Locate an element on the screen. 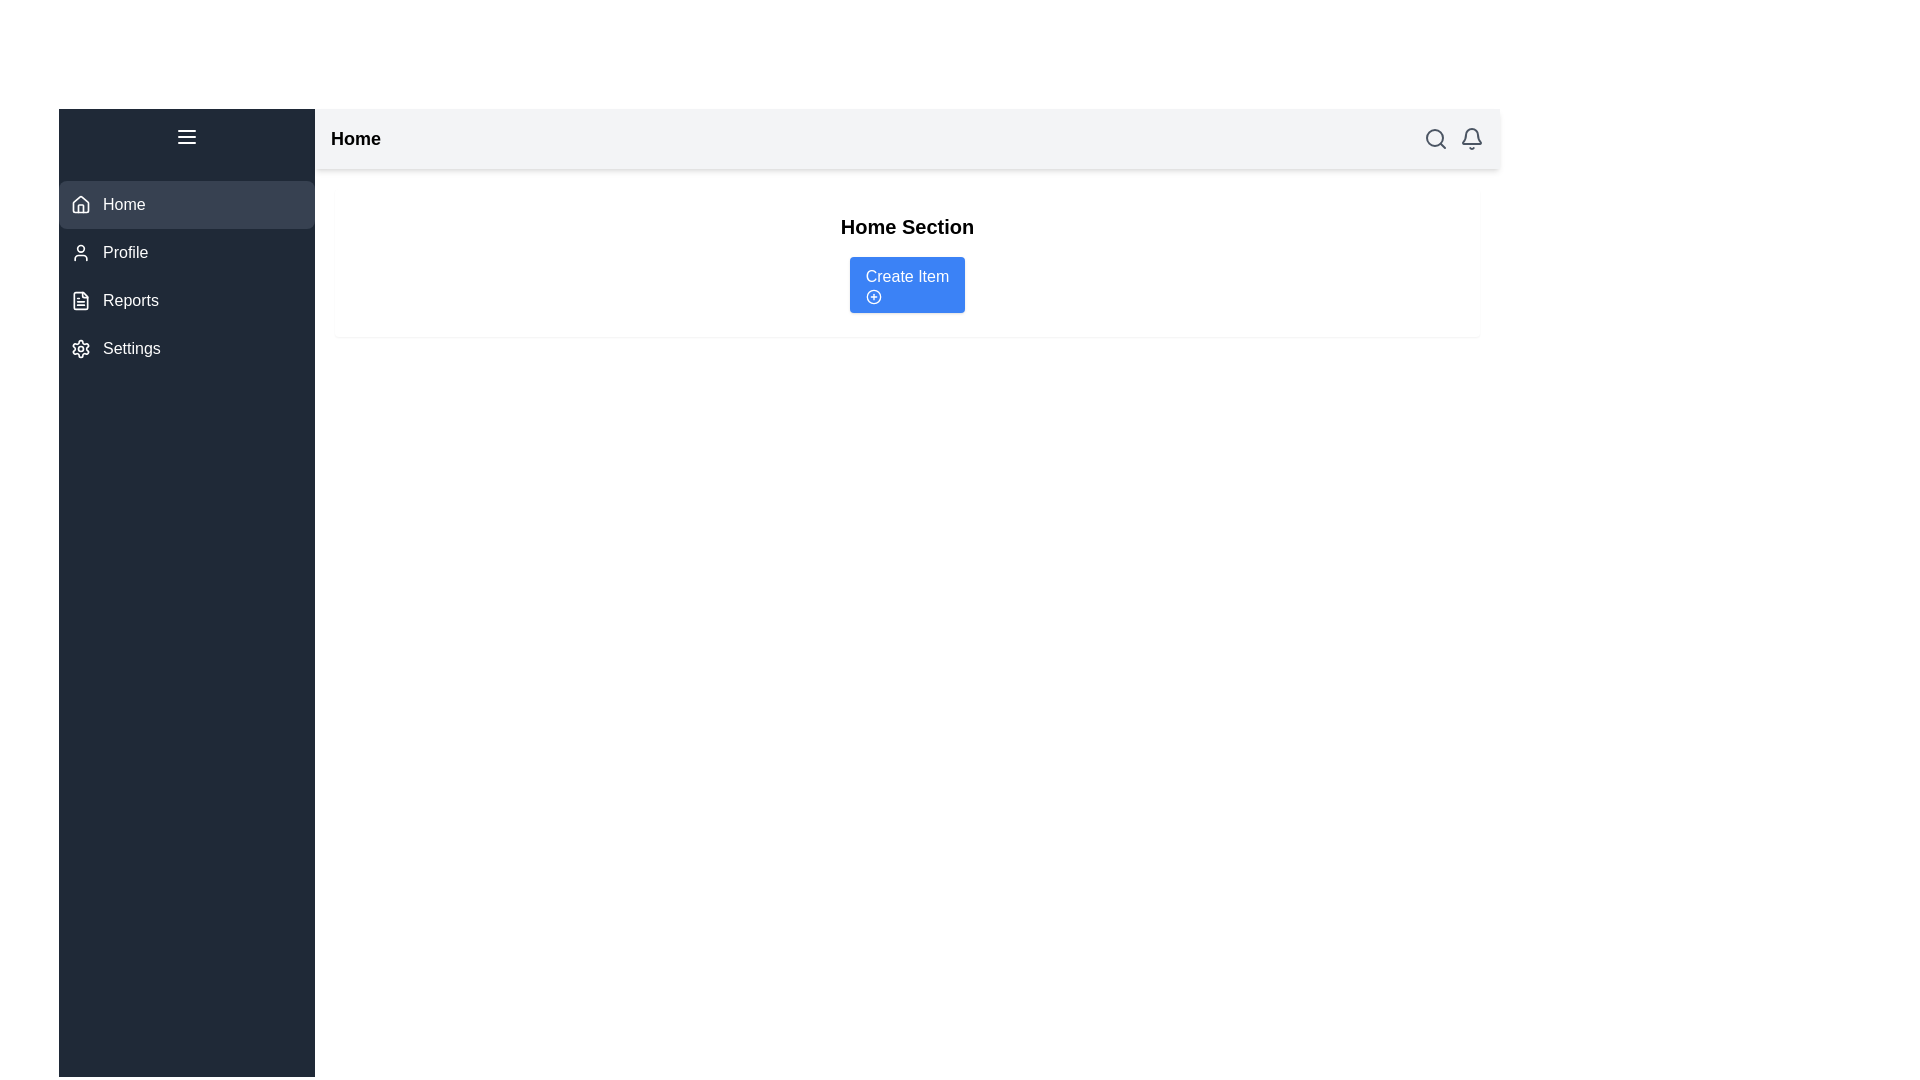  the 'Profile' text label in the sidebar navigation menu is located at coordinates (124, 252).